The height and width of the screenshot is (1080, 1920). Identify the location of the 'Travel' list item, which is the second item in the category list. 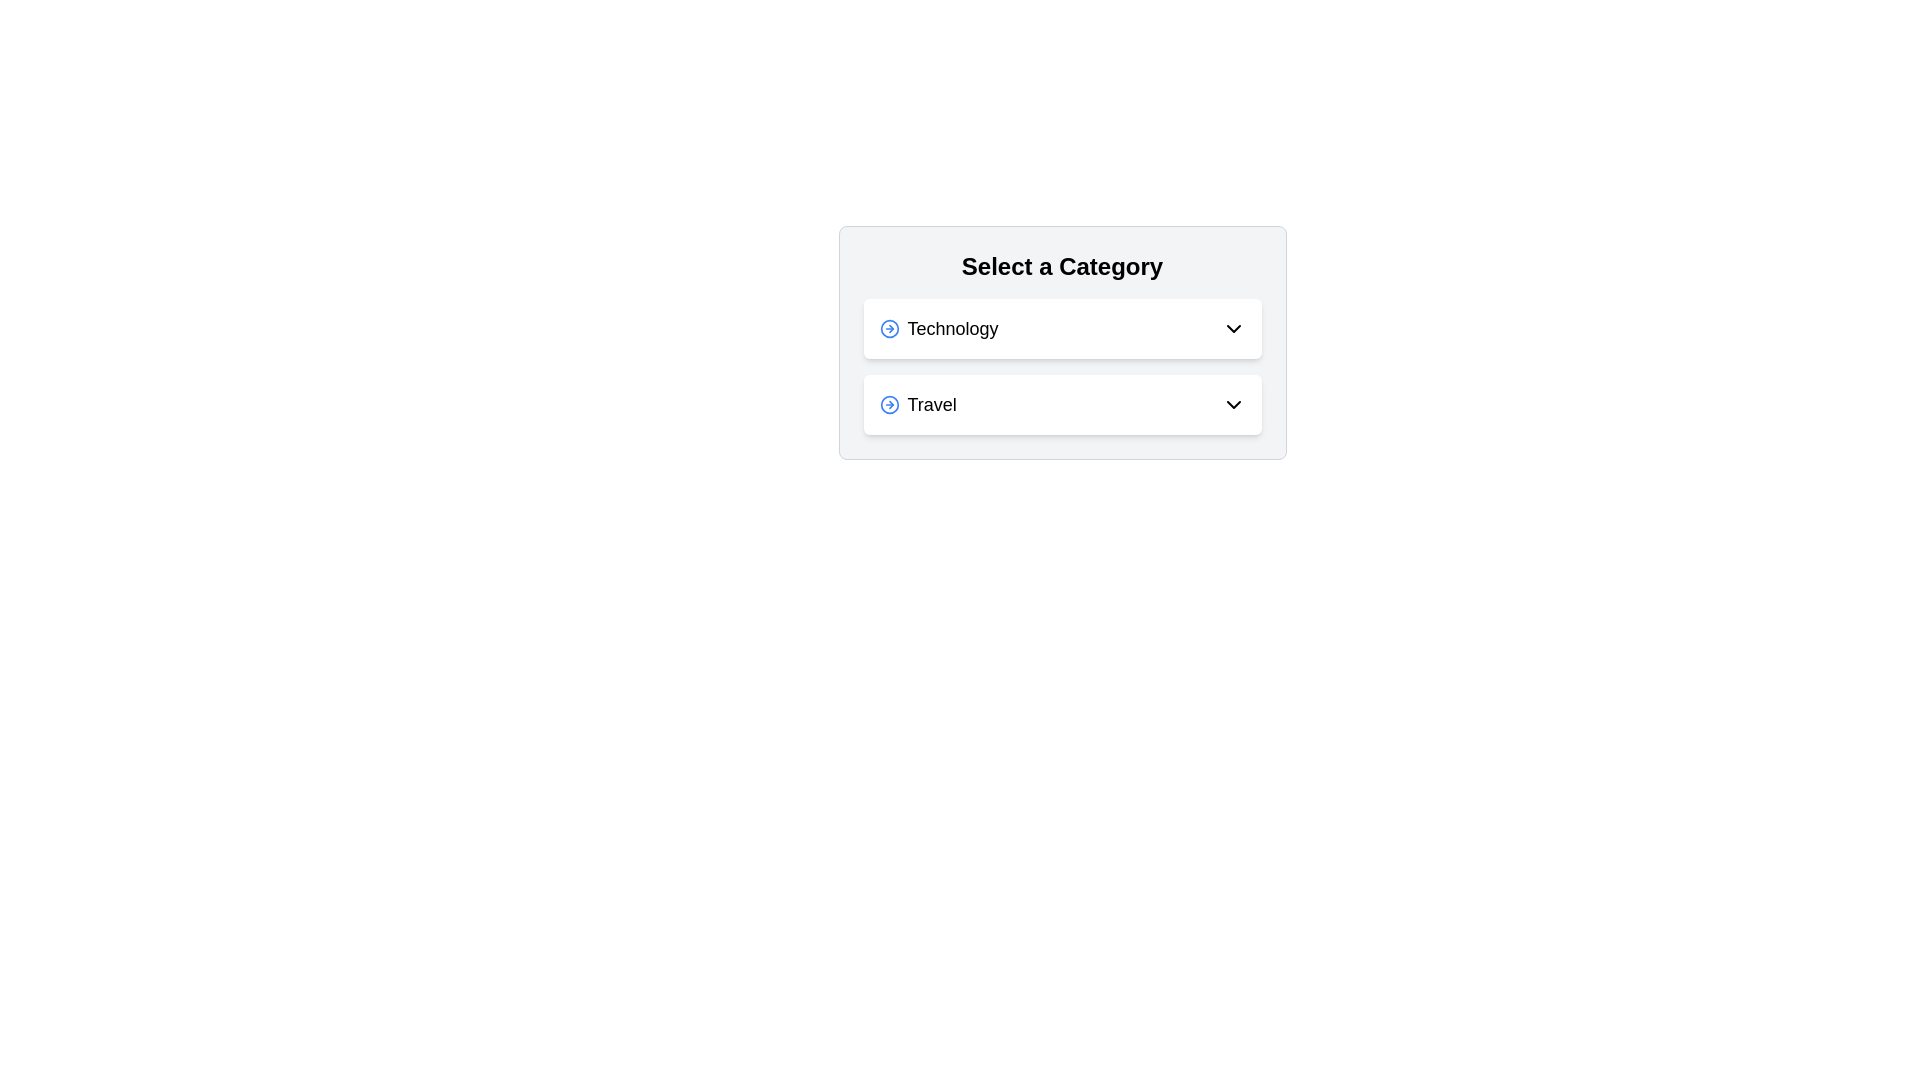
(917, 405).